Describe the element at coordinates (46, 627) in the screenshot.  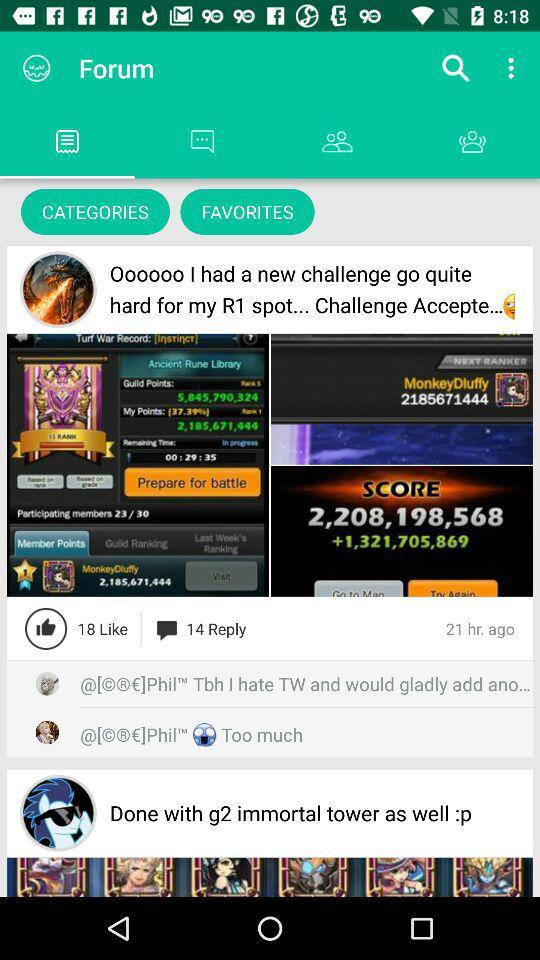
I see `like the post` at that location.